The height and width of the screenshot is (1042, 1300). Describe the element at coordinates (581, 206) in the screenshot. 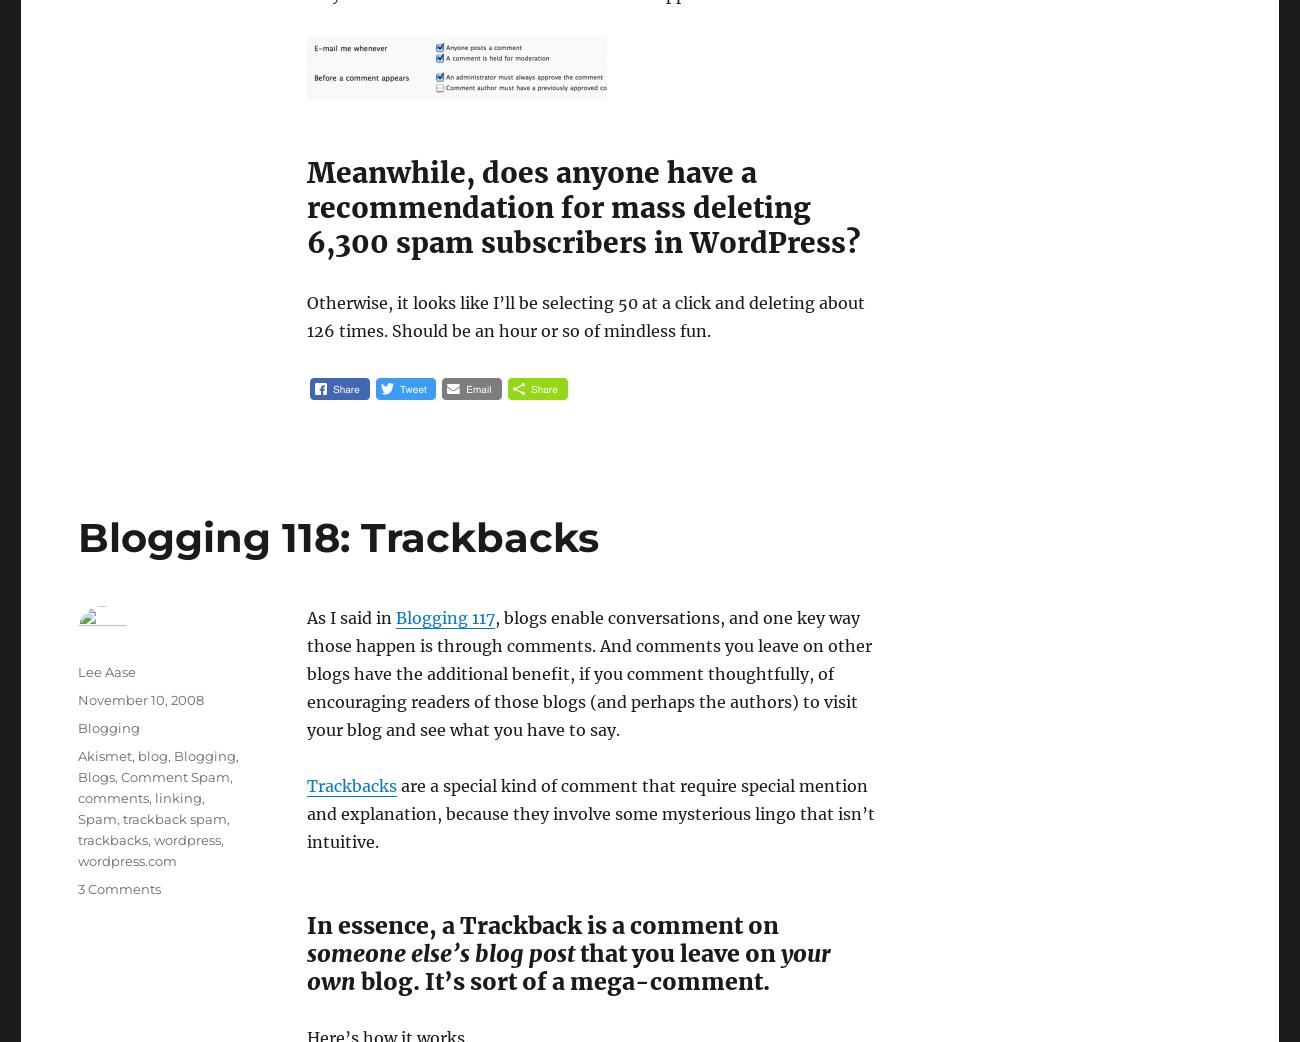

I see `'Meanwhile, does anyone have a recommendation for mass deleting 6,300 spam subscribers in WordPress?'` at that location.